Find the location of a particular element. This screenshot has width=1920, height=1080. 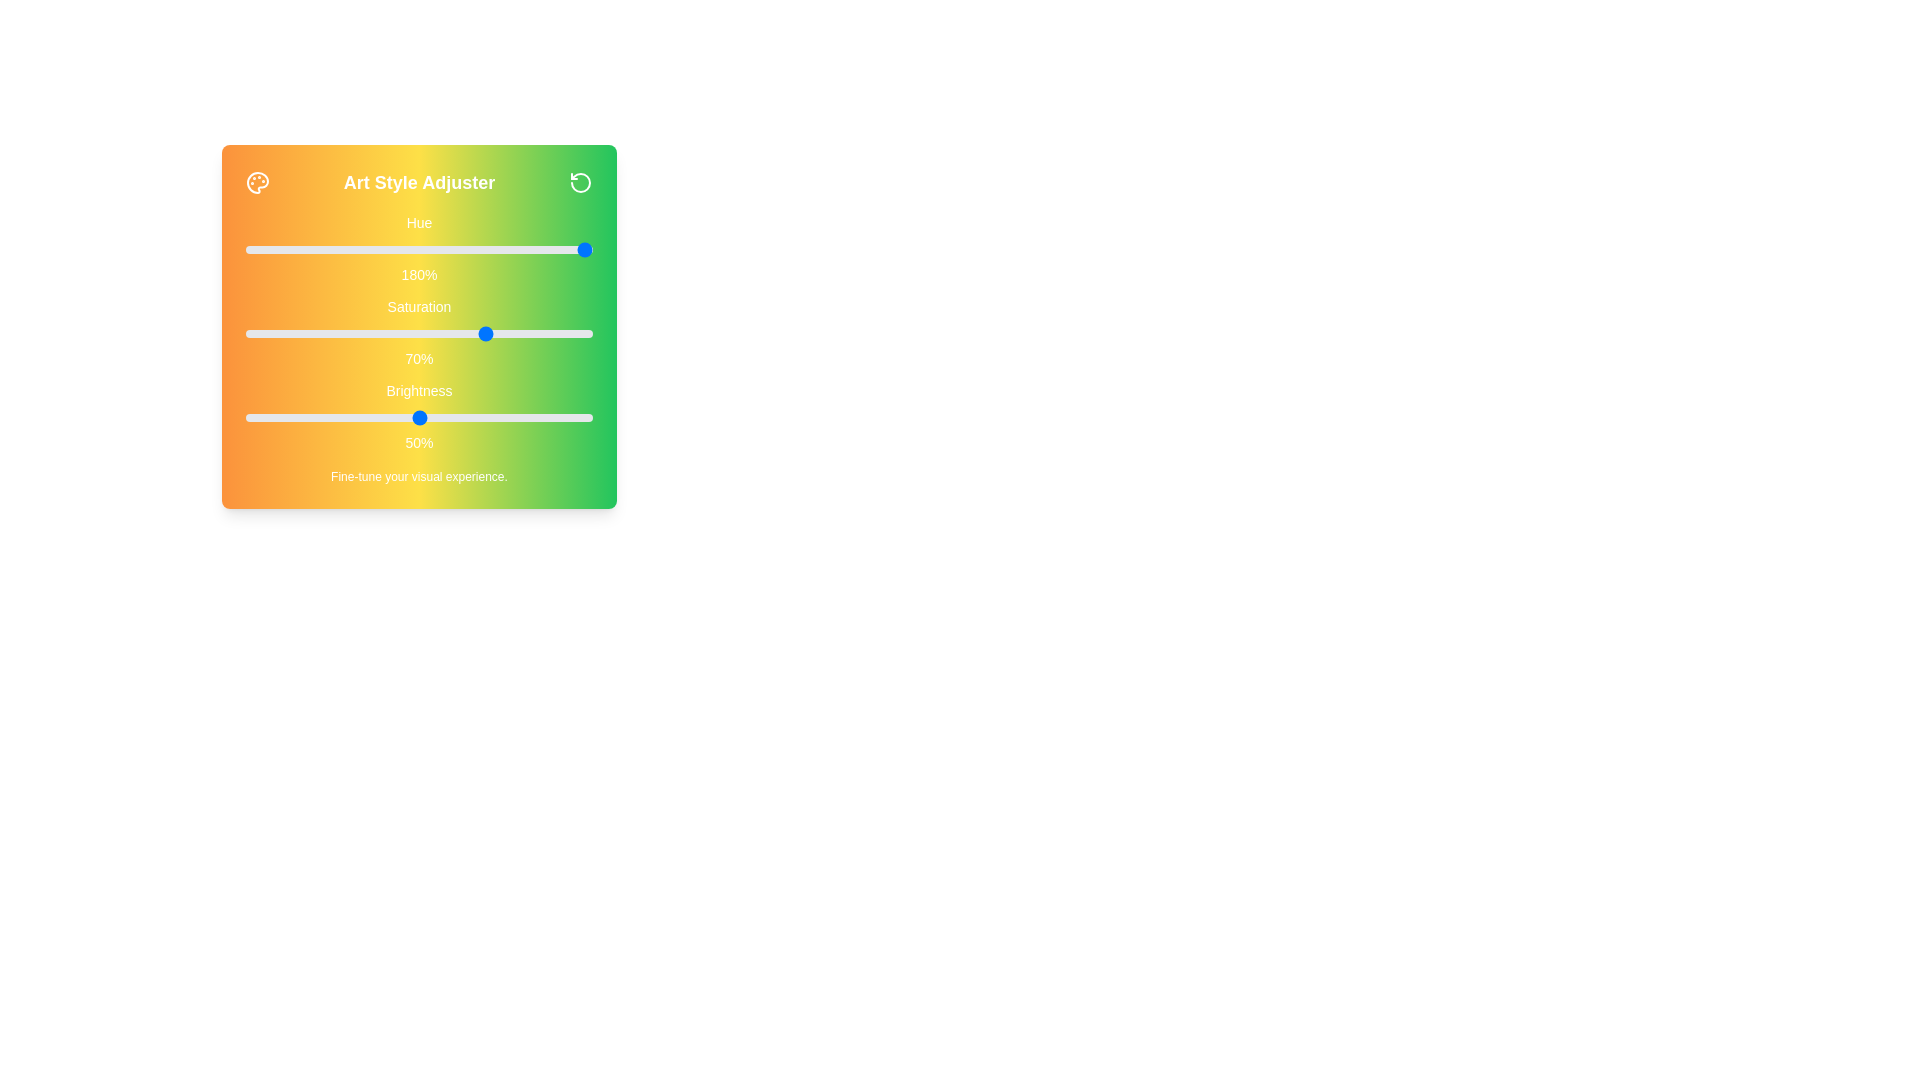

the reset icon to reset the settings to default values is located at coordinates (579, 182).